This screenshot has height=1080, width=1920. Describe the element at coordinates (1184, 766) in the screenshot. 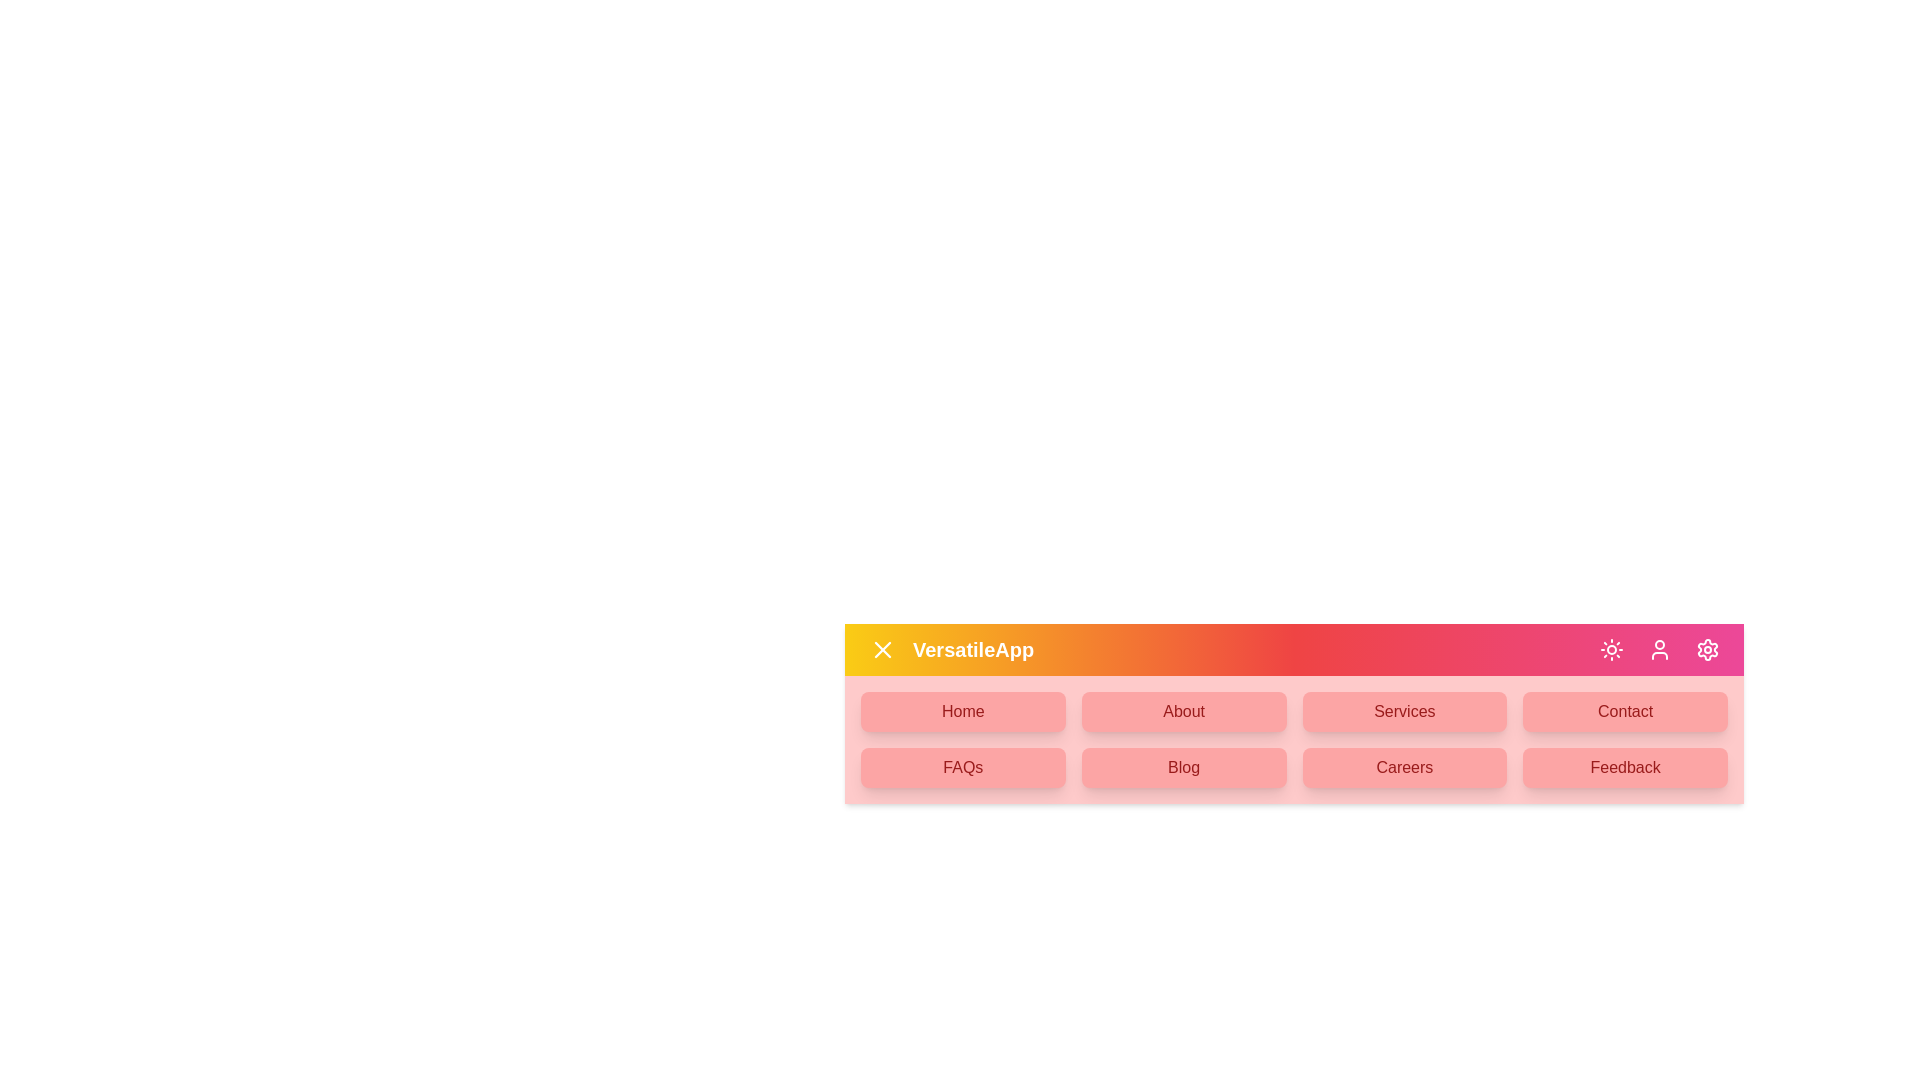

I see `the menu item Blog from the available options` at that location.